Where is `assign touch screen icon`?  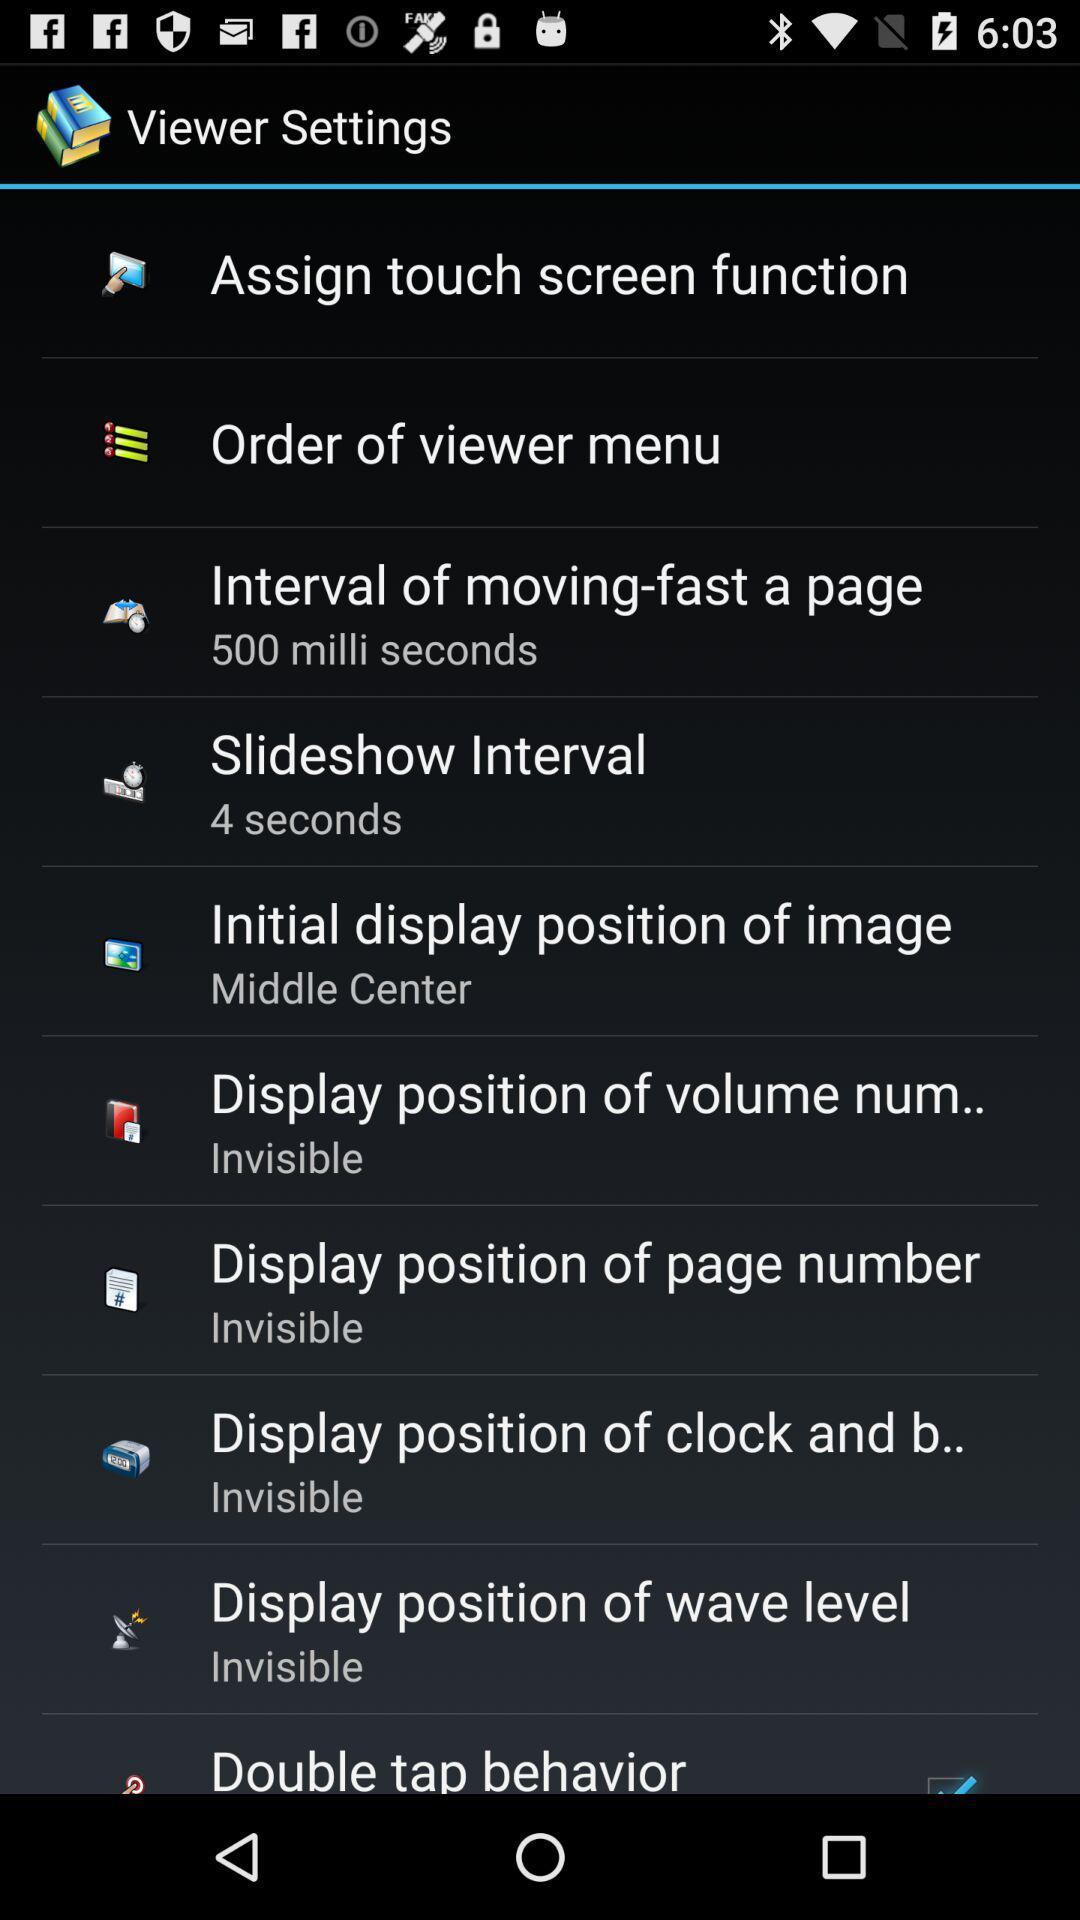 assign touch screen icon is located at coordinates (559, 271).